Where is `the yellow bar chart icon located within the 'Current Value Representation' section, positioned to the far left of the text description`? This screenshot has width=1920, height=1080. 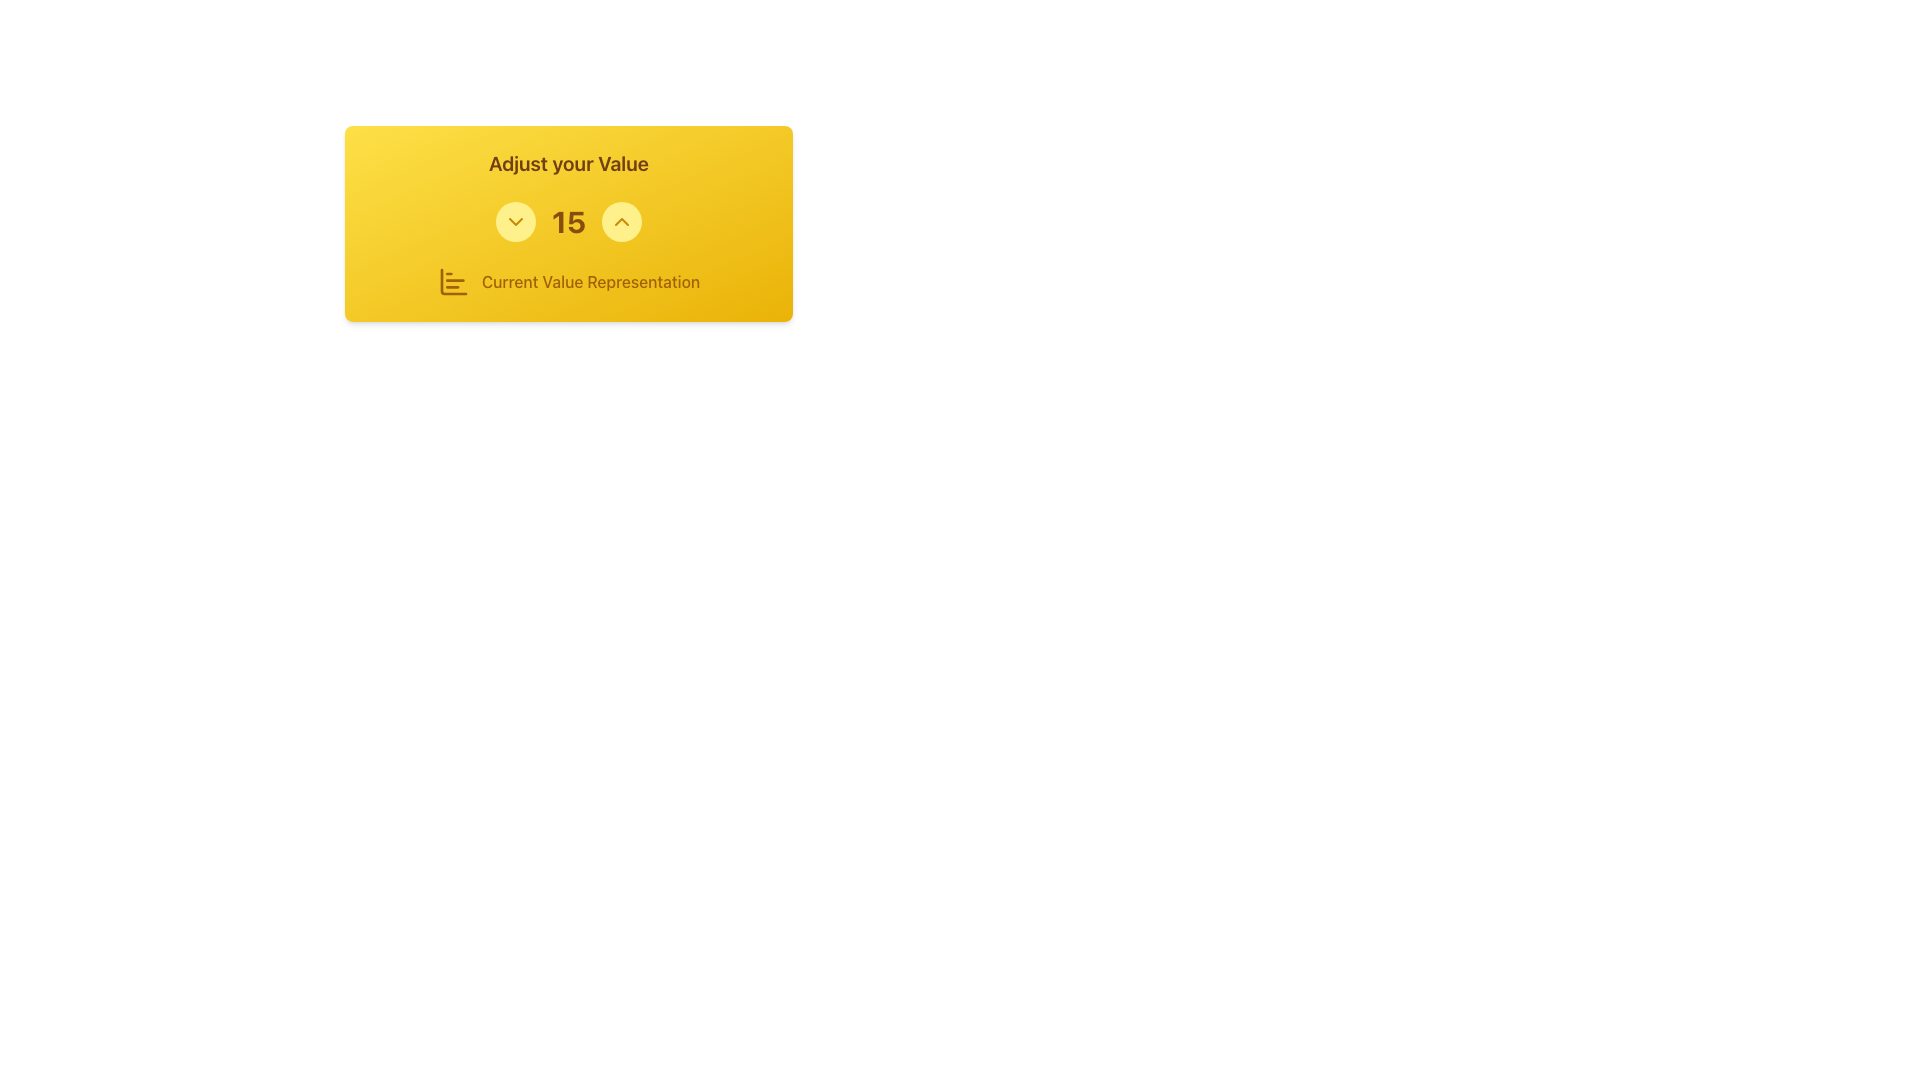 the yellow bar chart icon located within the 'Current Value Representation' section, positioned to the far left of the text description is located at coordinates (452, 281).